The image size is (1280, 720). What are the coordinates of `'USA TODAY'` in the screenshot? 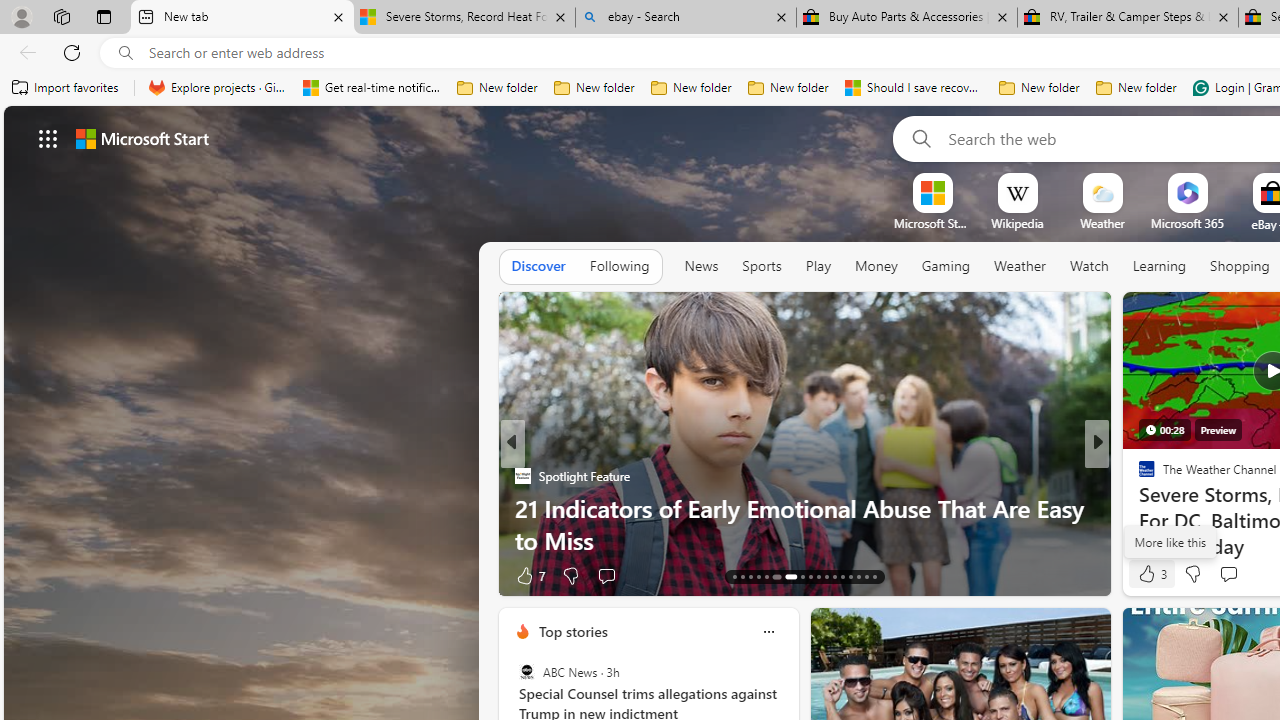 It's located at (1138, 475).